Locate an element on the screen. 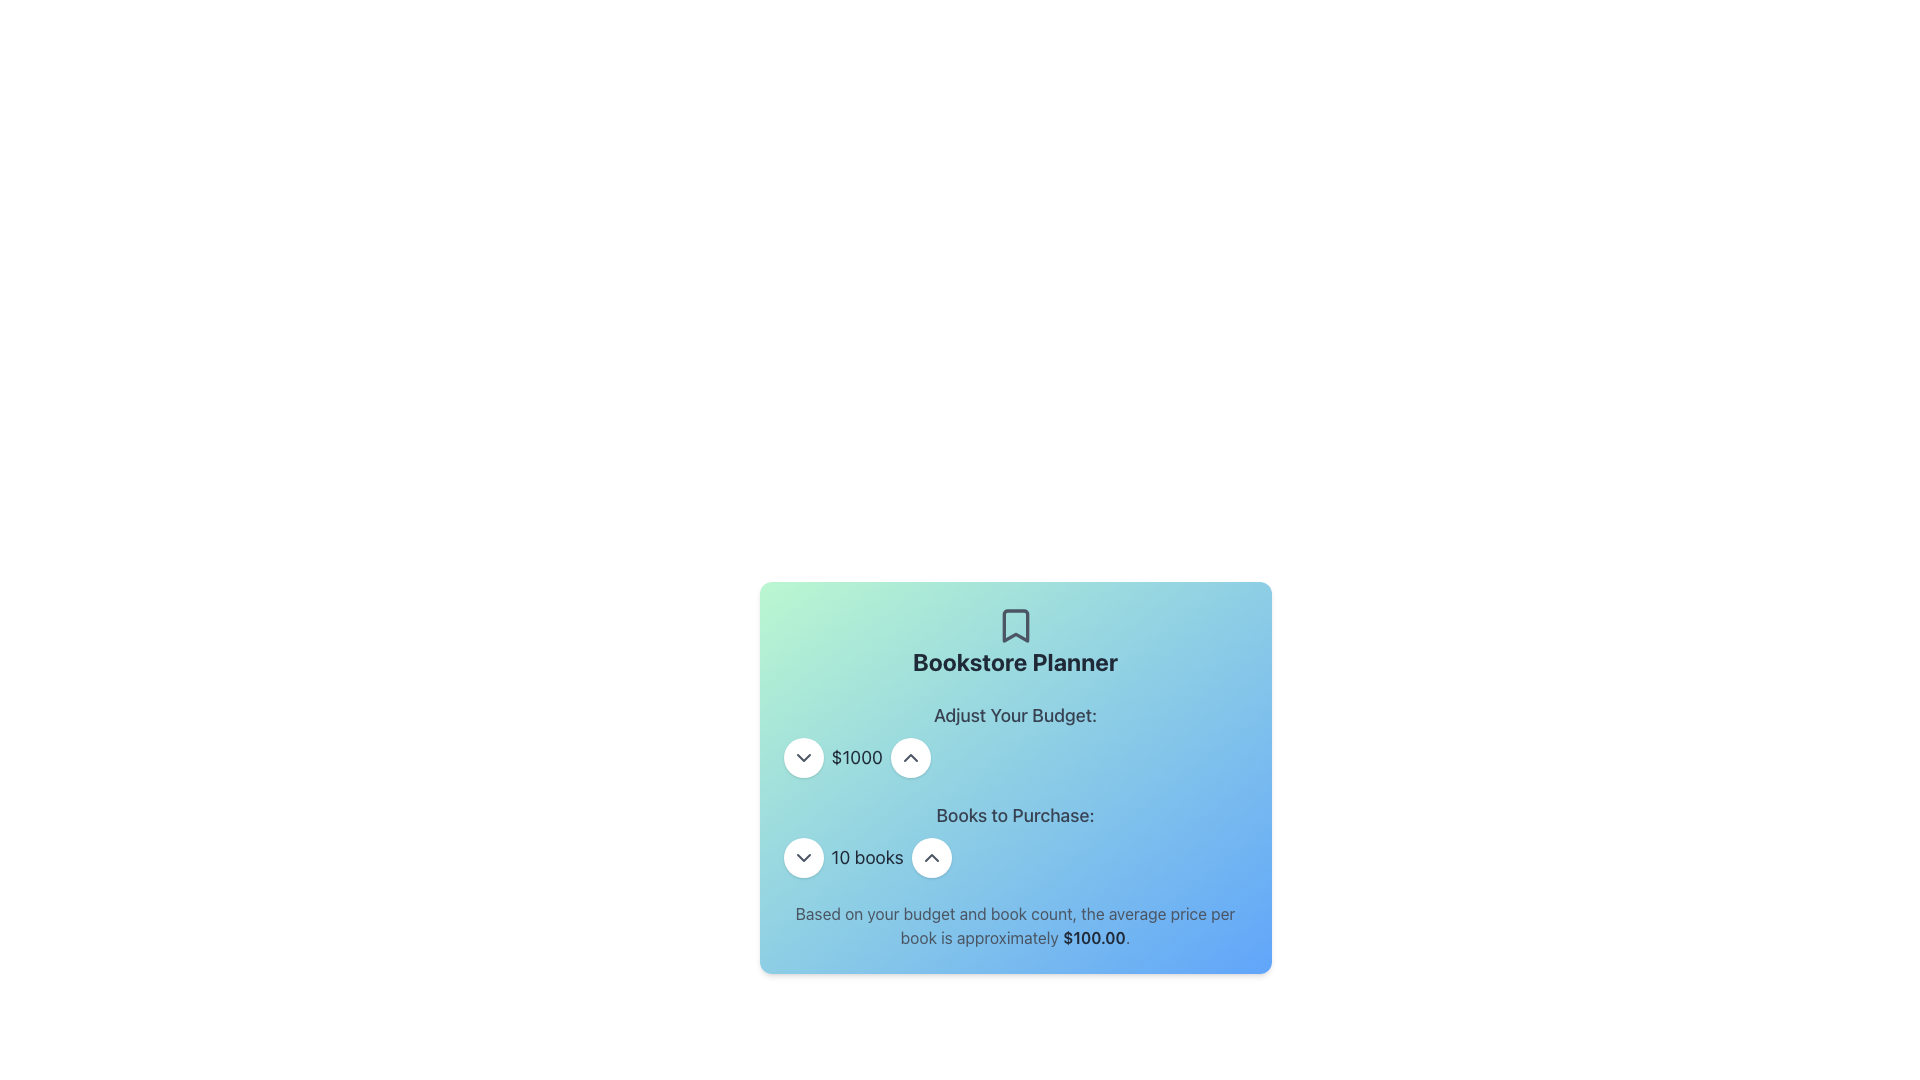 Image resolution: width=1920 pixels, height=1080 pixels. the circular white button with an upward-pointing chevron icon located under 'Books to Purchase', aligned with '10 books' is located at coordinates (930, 856).